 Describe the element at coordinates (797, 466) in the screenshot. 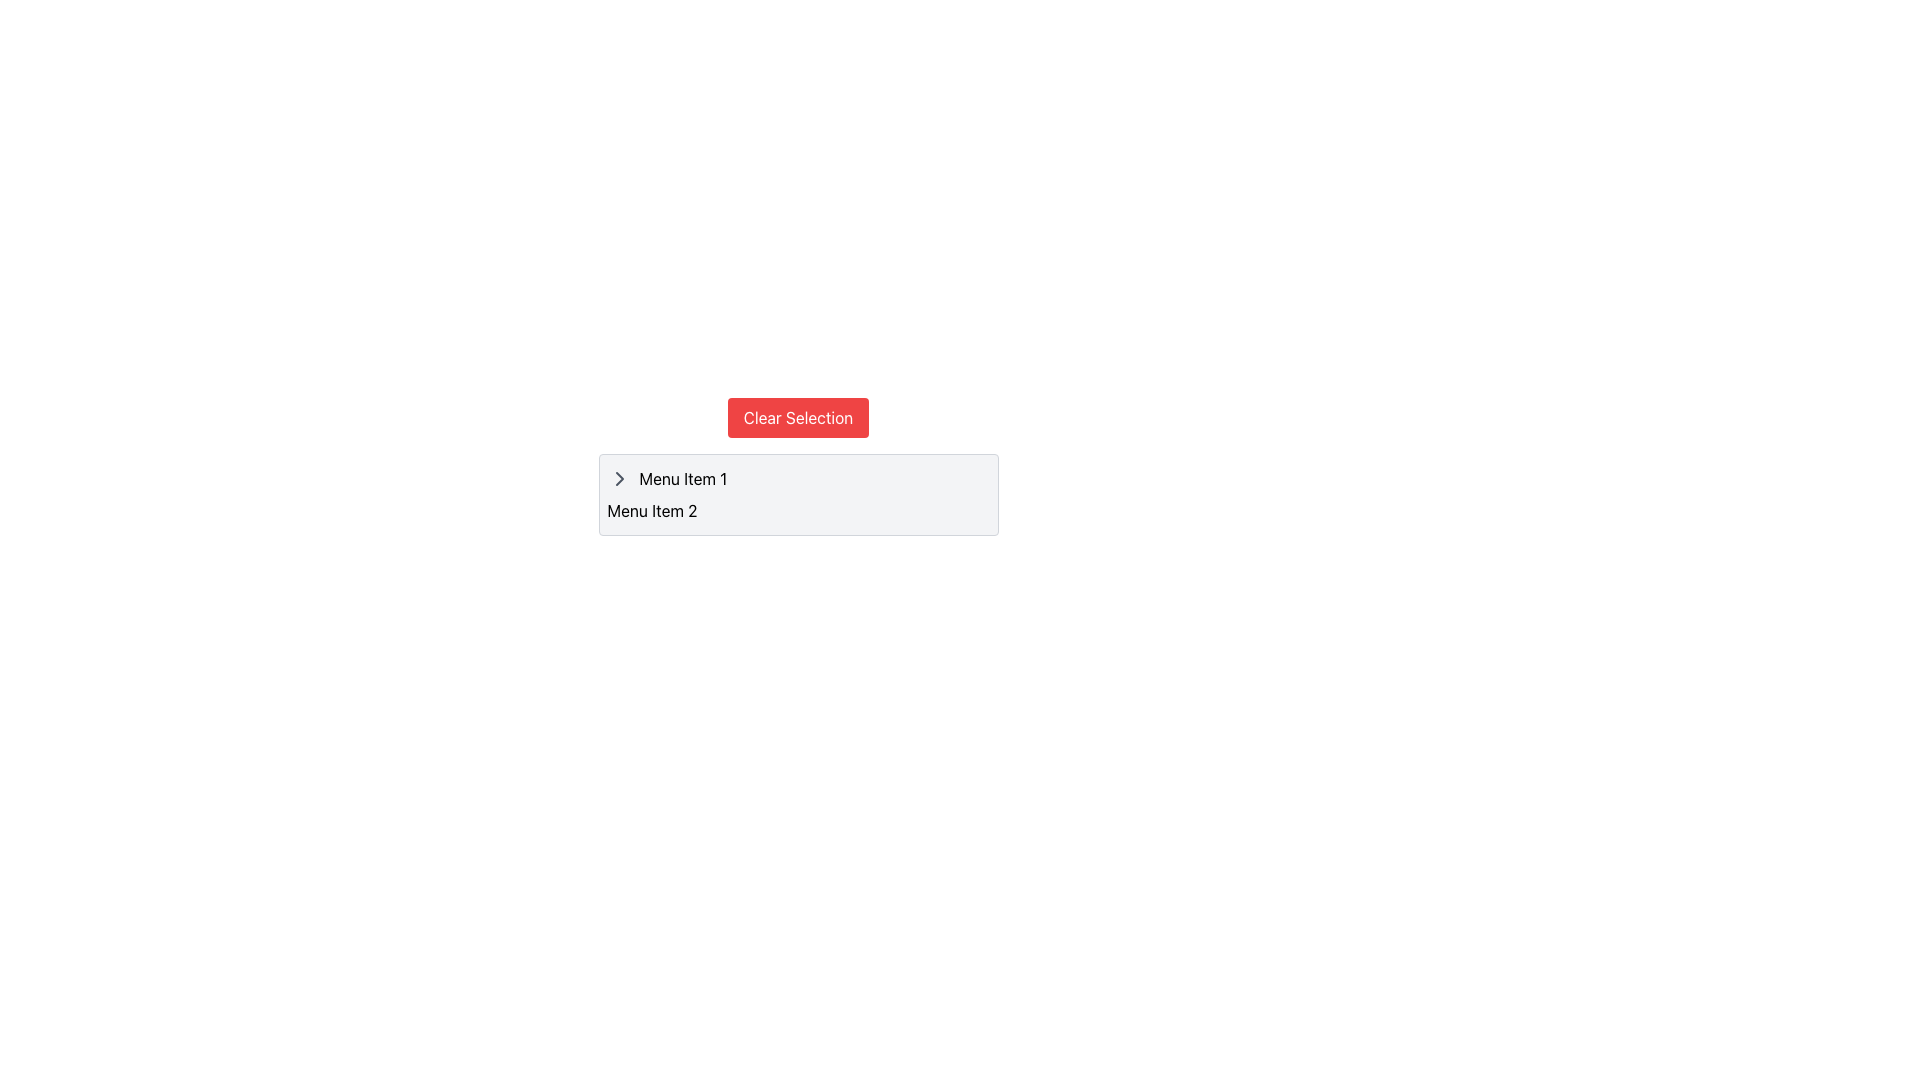

I see `the Dropdown menu containing 'Menu Item 1' and 'Menu Item 2'` at that location.